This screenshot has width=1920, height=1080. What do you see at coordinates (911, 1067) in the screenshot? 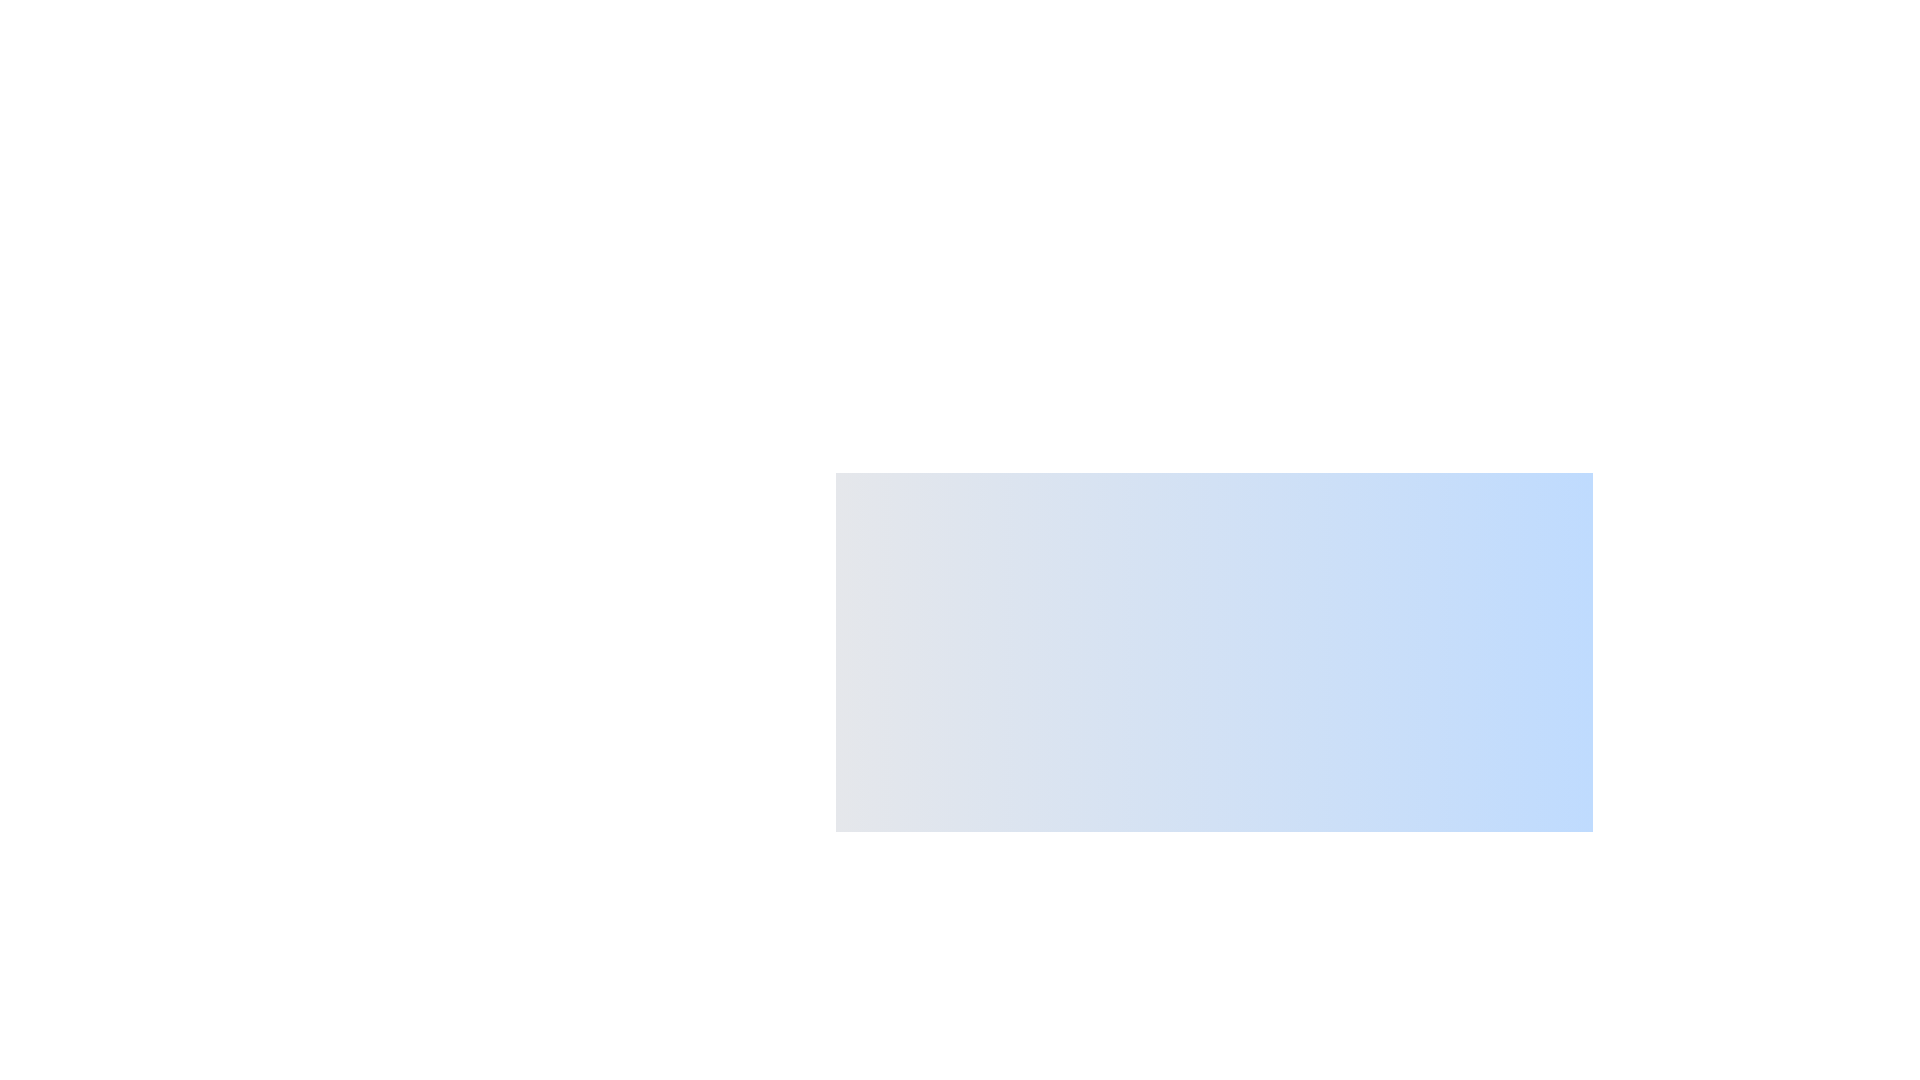
I see `the decorative Vector graphic circle located at the bottom region of the layout, roughly centered horizontally` at bounding box center [911, 1067].